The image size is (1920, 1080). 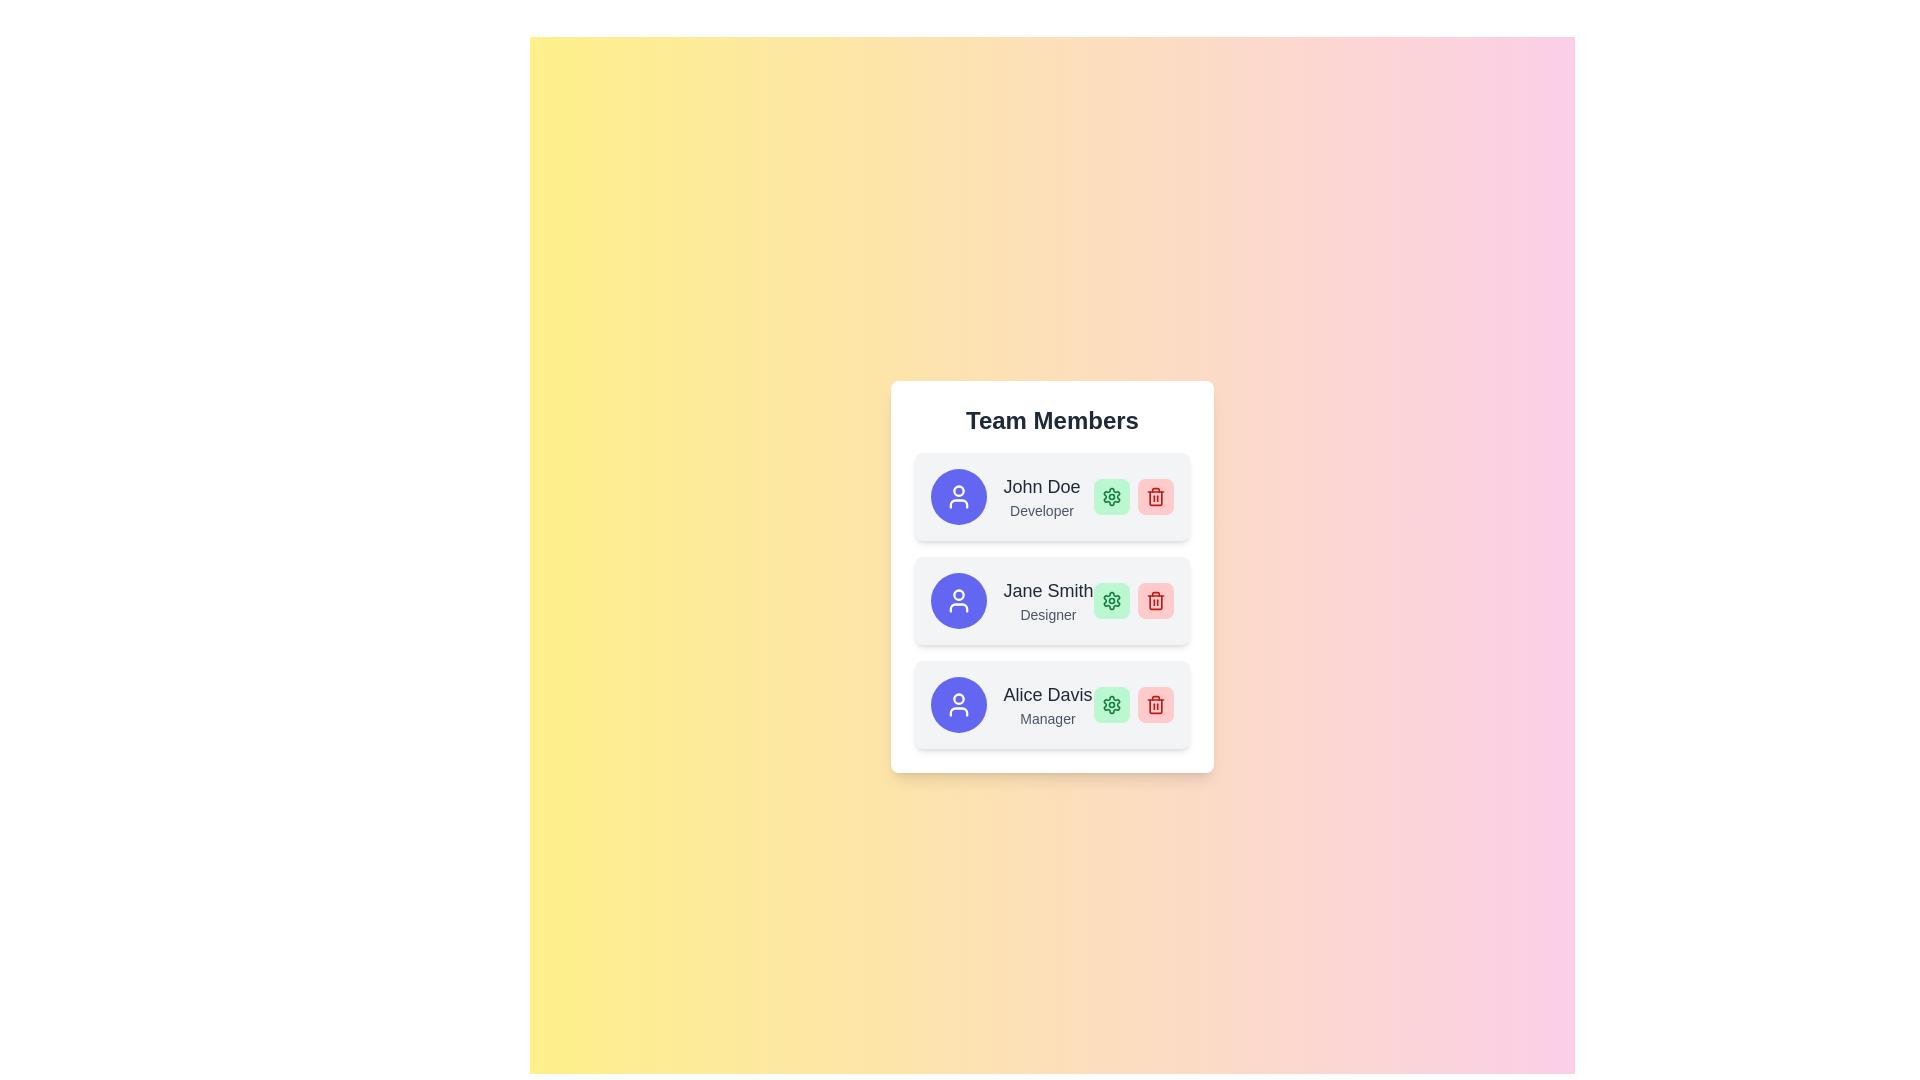 What do you see at coordinates (1046, 704) in the screenshot?
I see `the text group displaying 'Alice Davis' and 'Manager', which is located within the last team member card at the bottom of the list` at bounding box center [1046, 704].